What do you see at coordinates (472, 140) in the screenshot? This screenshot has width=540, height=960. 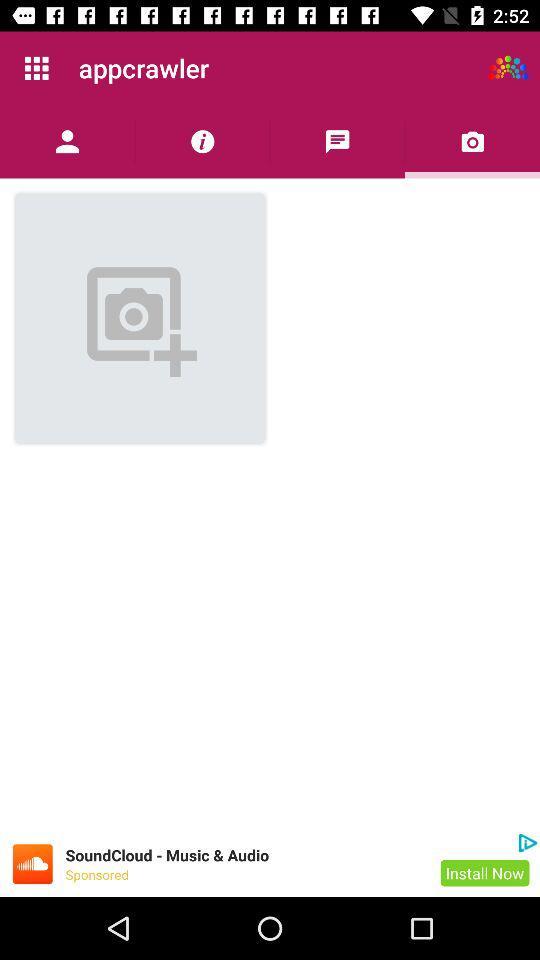 I see `photo` at bounding box center [472, 140].